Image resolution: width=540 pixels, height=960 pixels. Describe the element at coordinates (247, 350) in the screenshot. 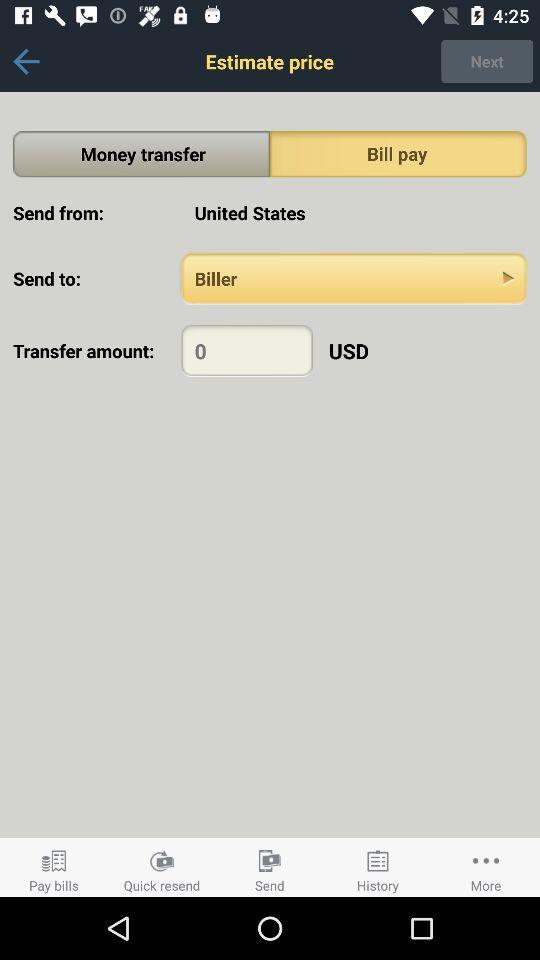

I see `dollar amount to transfer` at that location.